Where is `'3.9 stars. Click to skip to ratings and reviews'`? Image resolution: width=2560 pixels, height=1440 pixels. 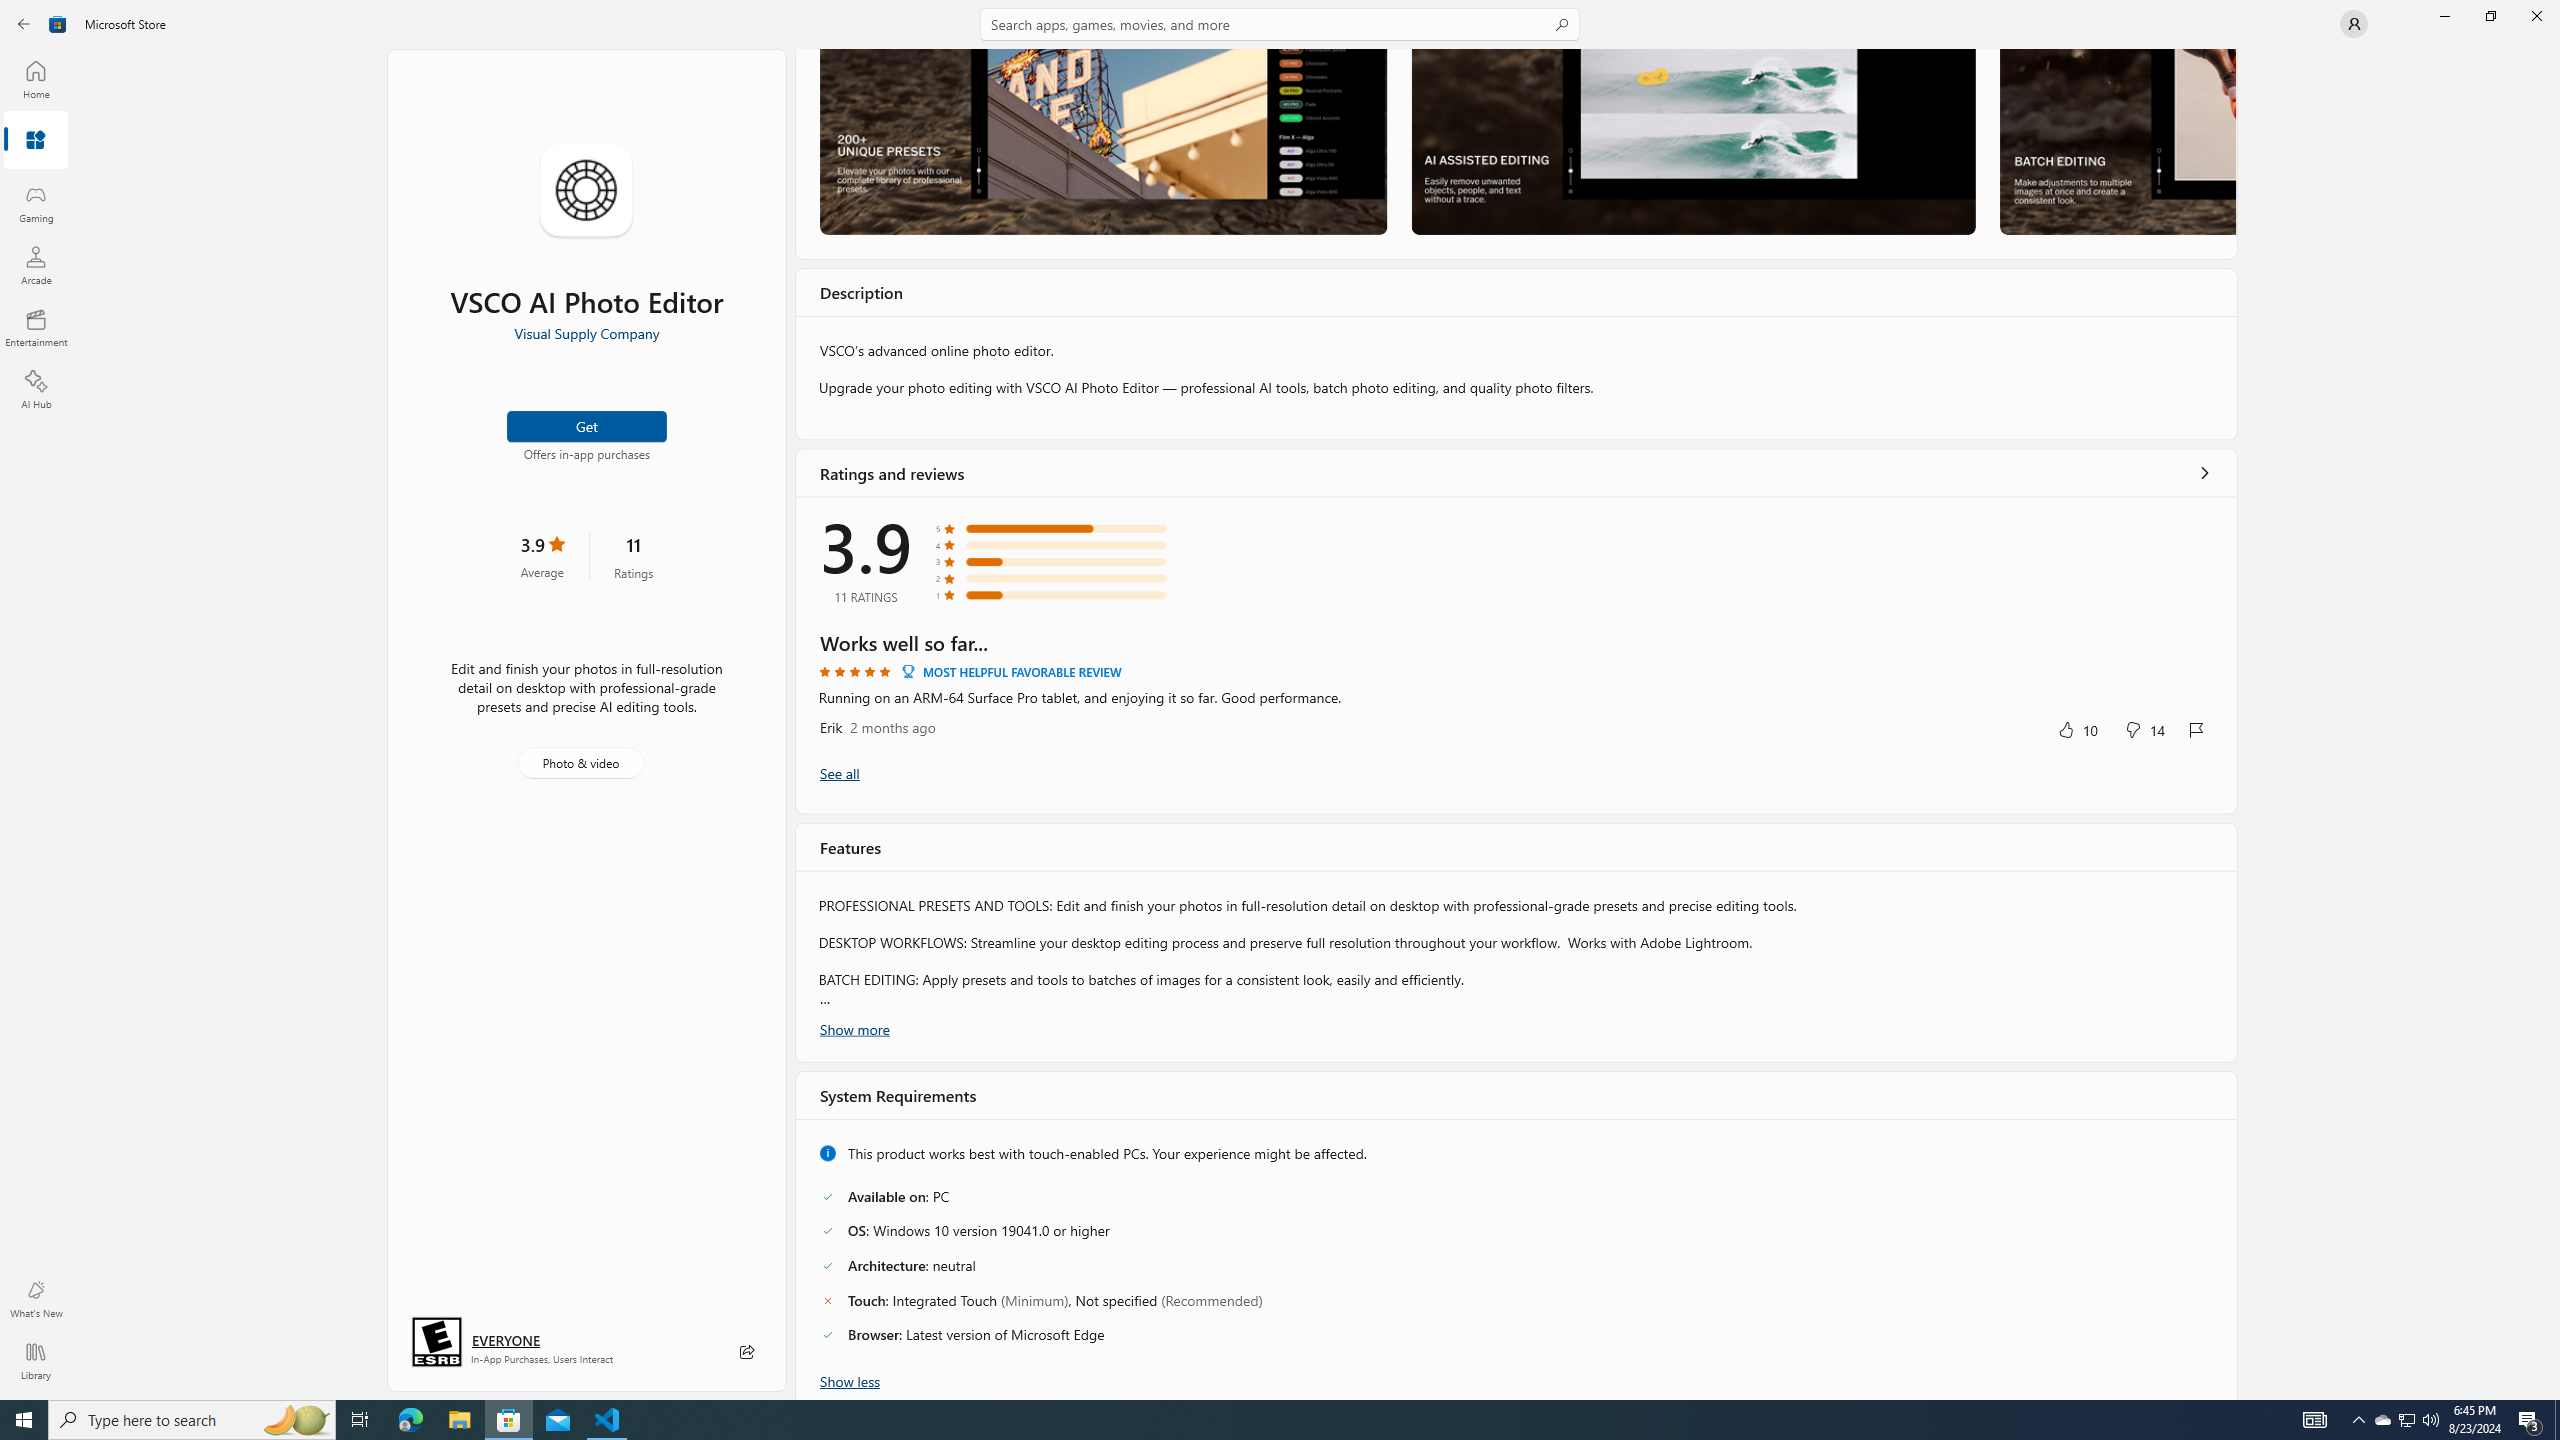 '3.9 stars. Click to skip to ratings and reviews' is located at coordinates (541, 555).